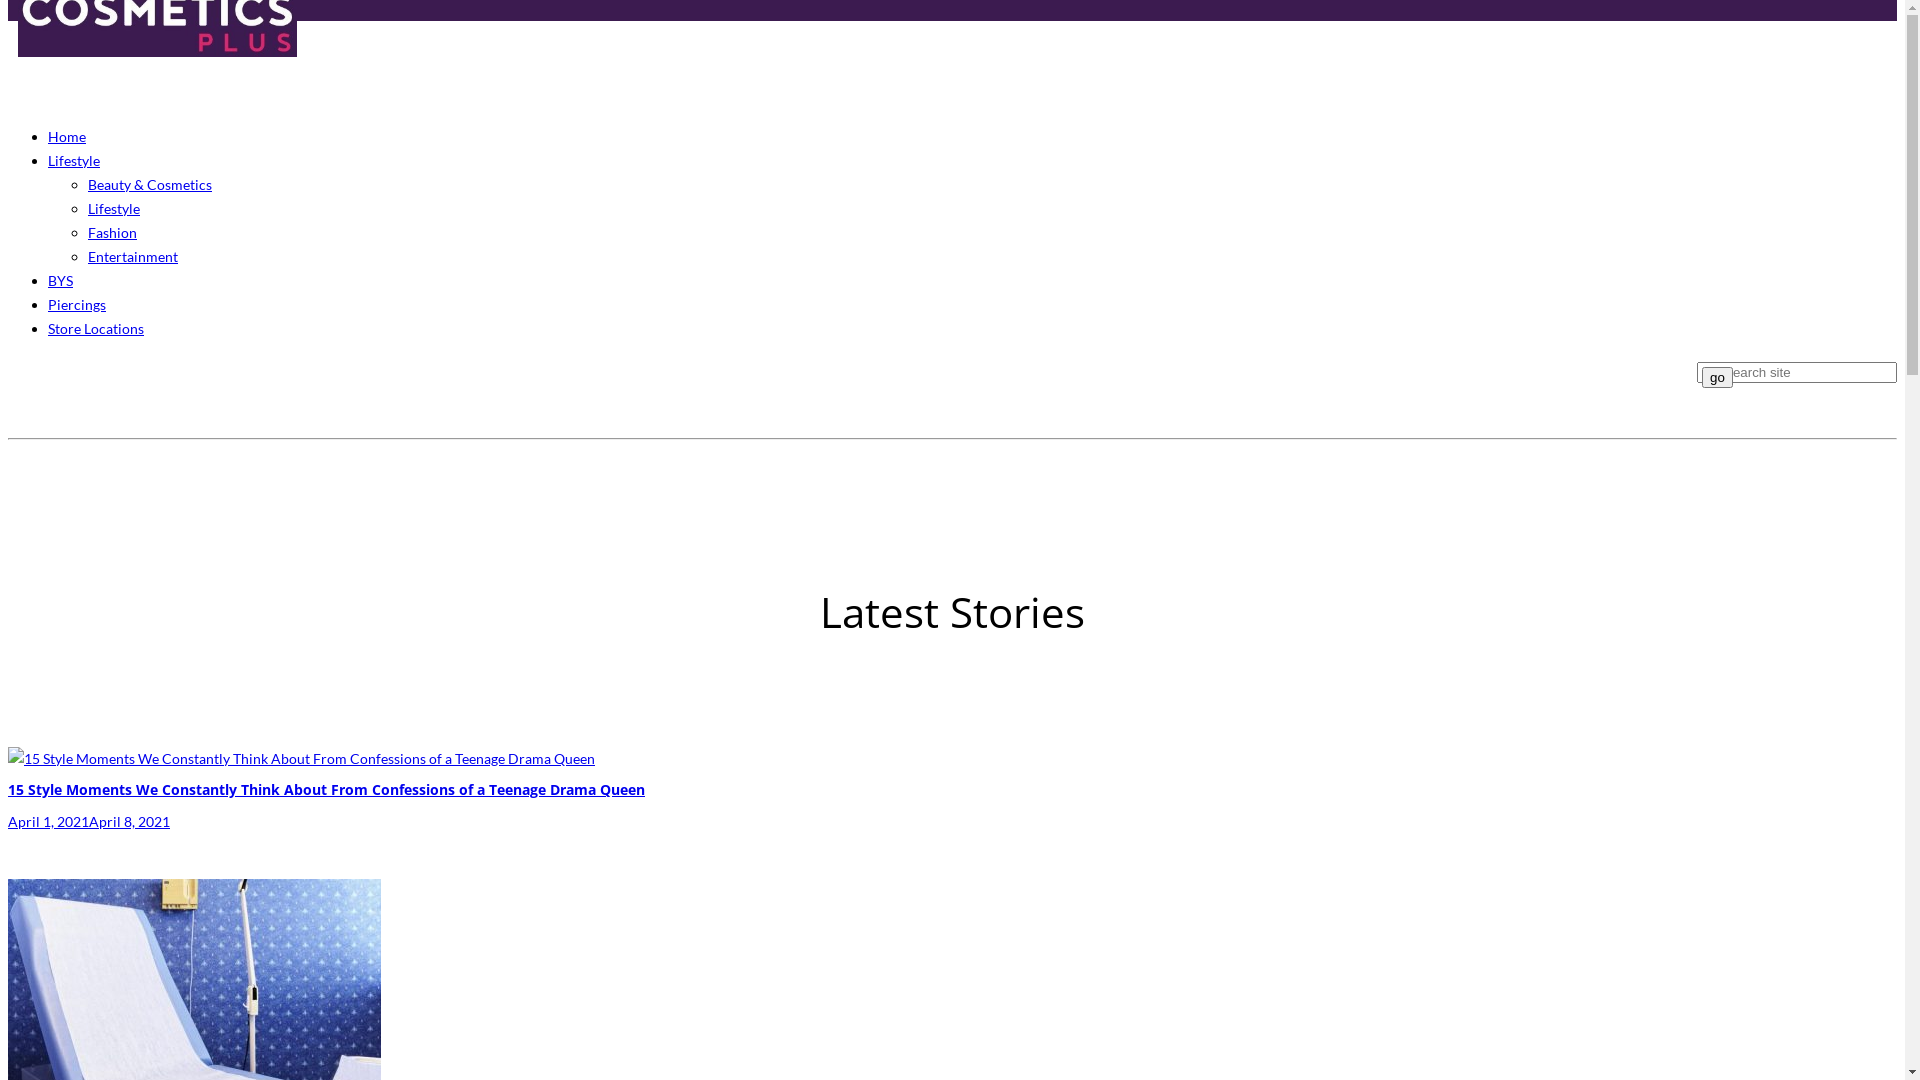 The width and height of the screenshot is (1920, 1080). I want to click on 'Instagram', so click(100, 374).